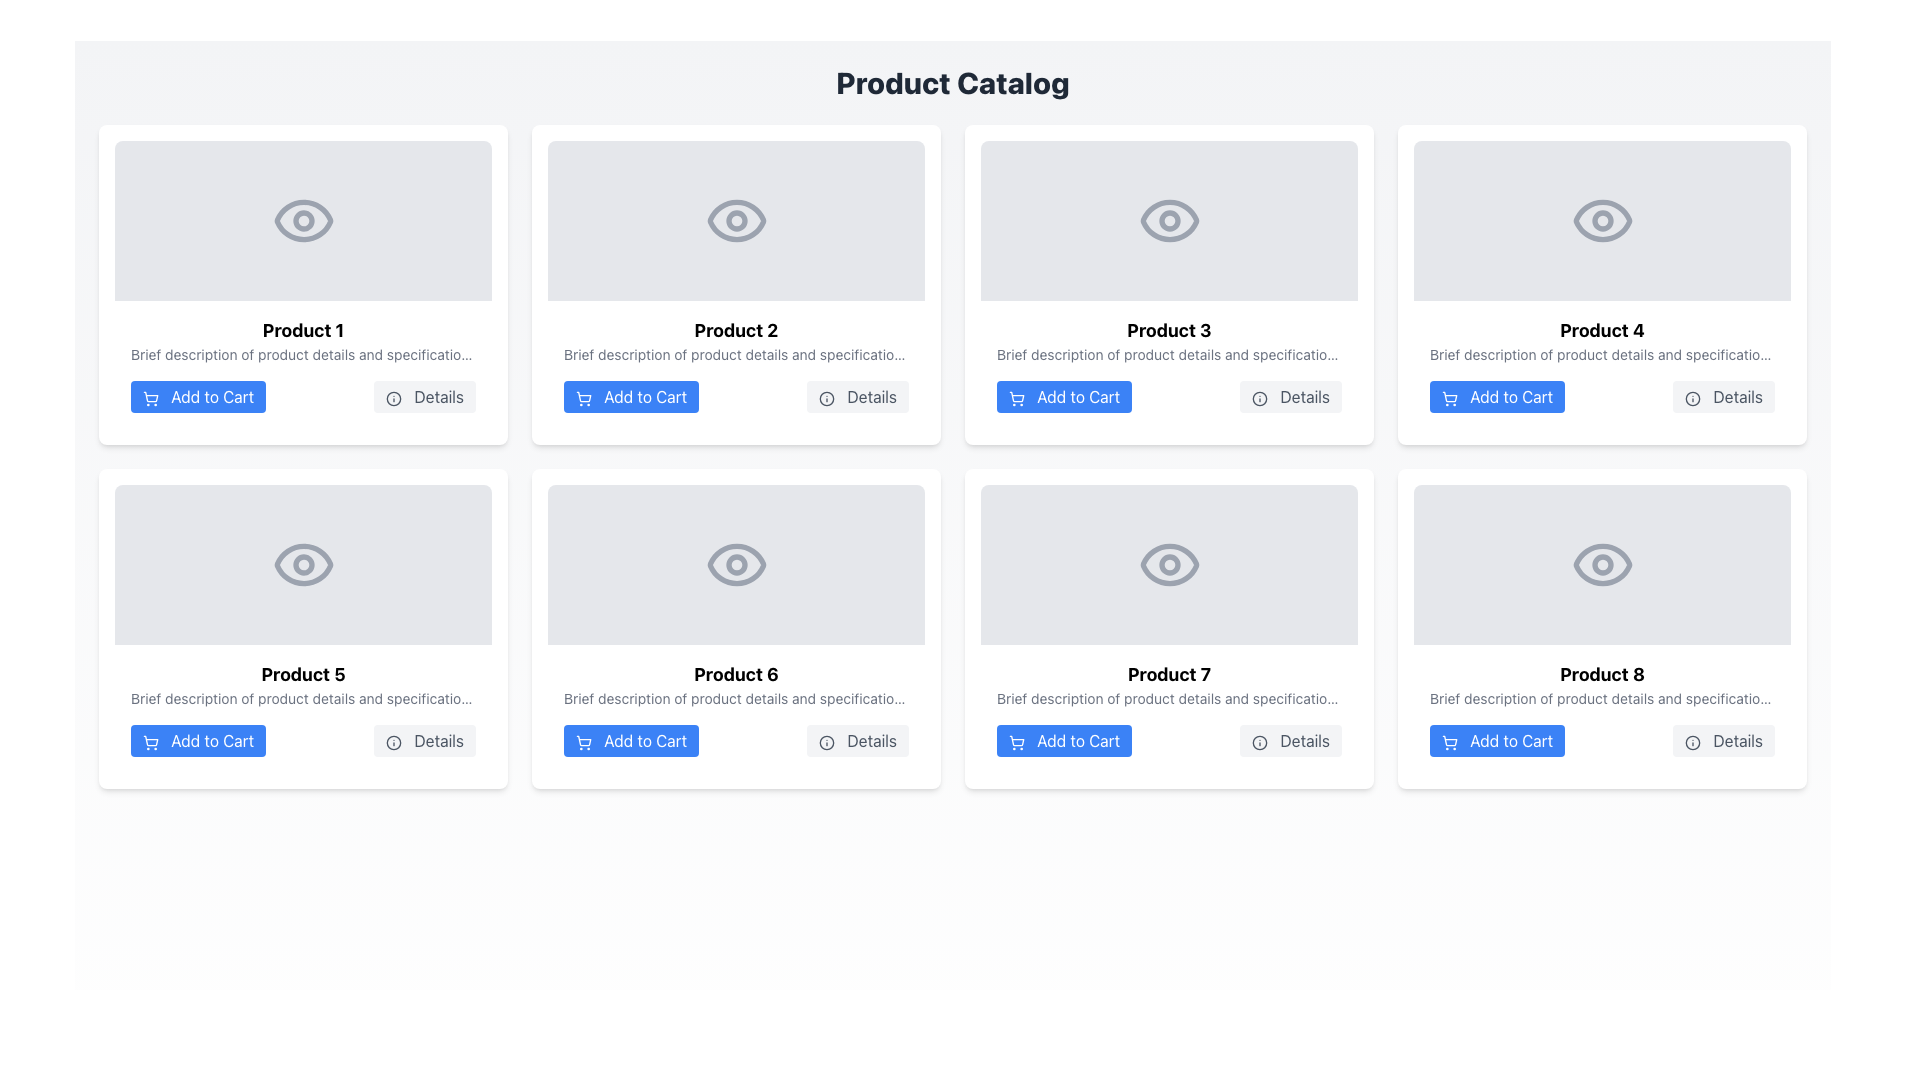 The height and width of the screenshot is (1080, 1920). I want to click on the Image Placeholder at the top section of the fourth card in the grid layout, which has a light gray background and an eye icon, so click(1602, 220).